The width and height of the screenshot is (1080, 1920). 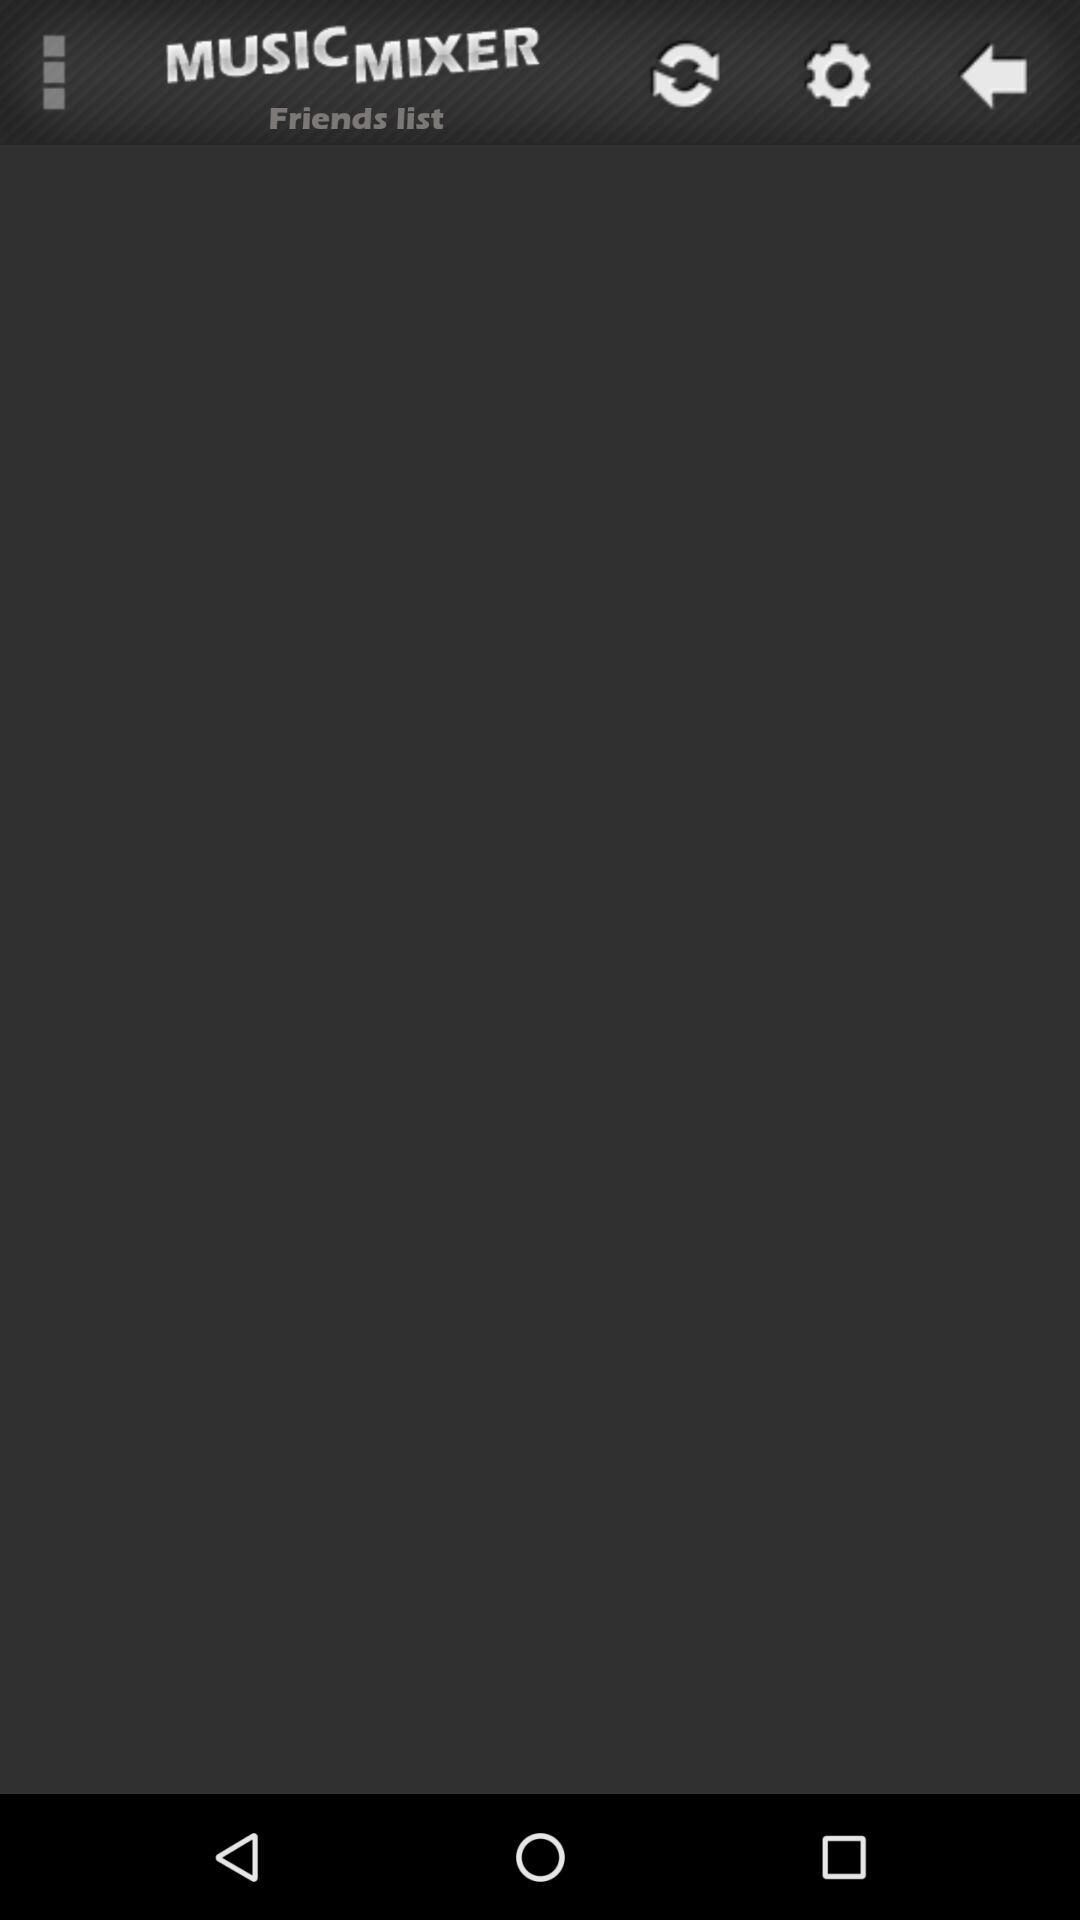 What do you see at coordinates (681, 72) in the screenshot?
I see `icon at the top` at bounding box center [681, 72].